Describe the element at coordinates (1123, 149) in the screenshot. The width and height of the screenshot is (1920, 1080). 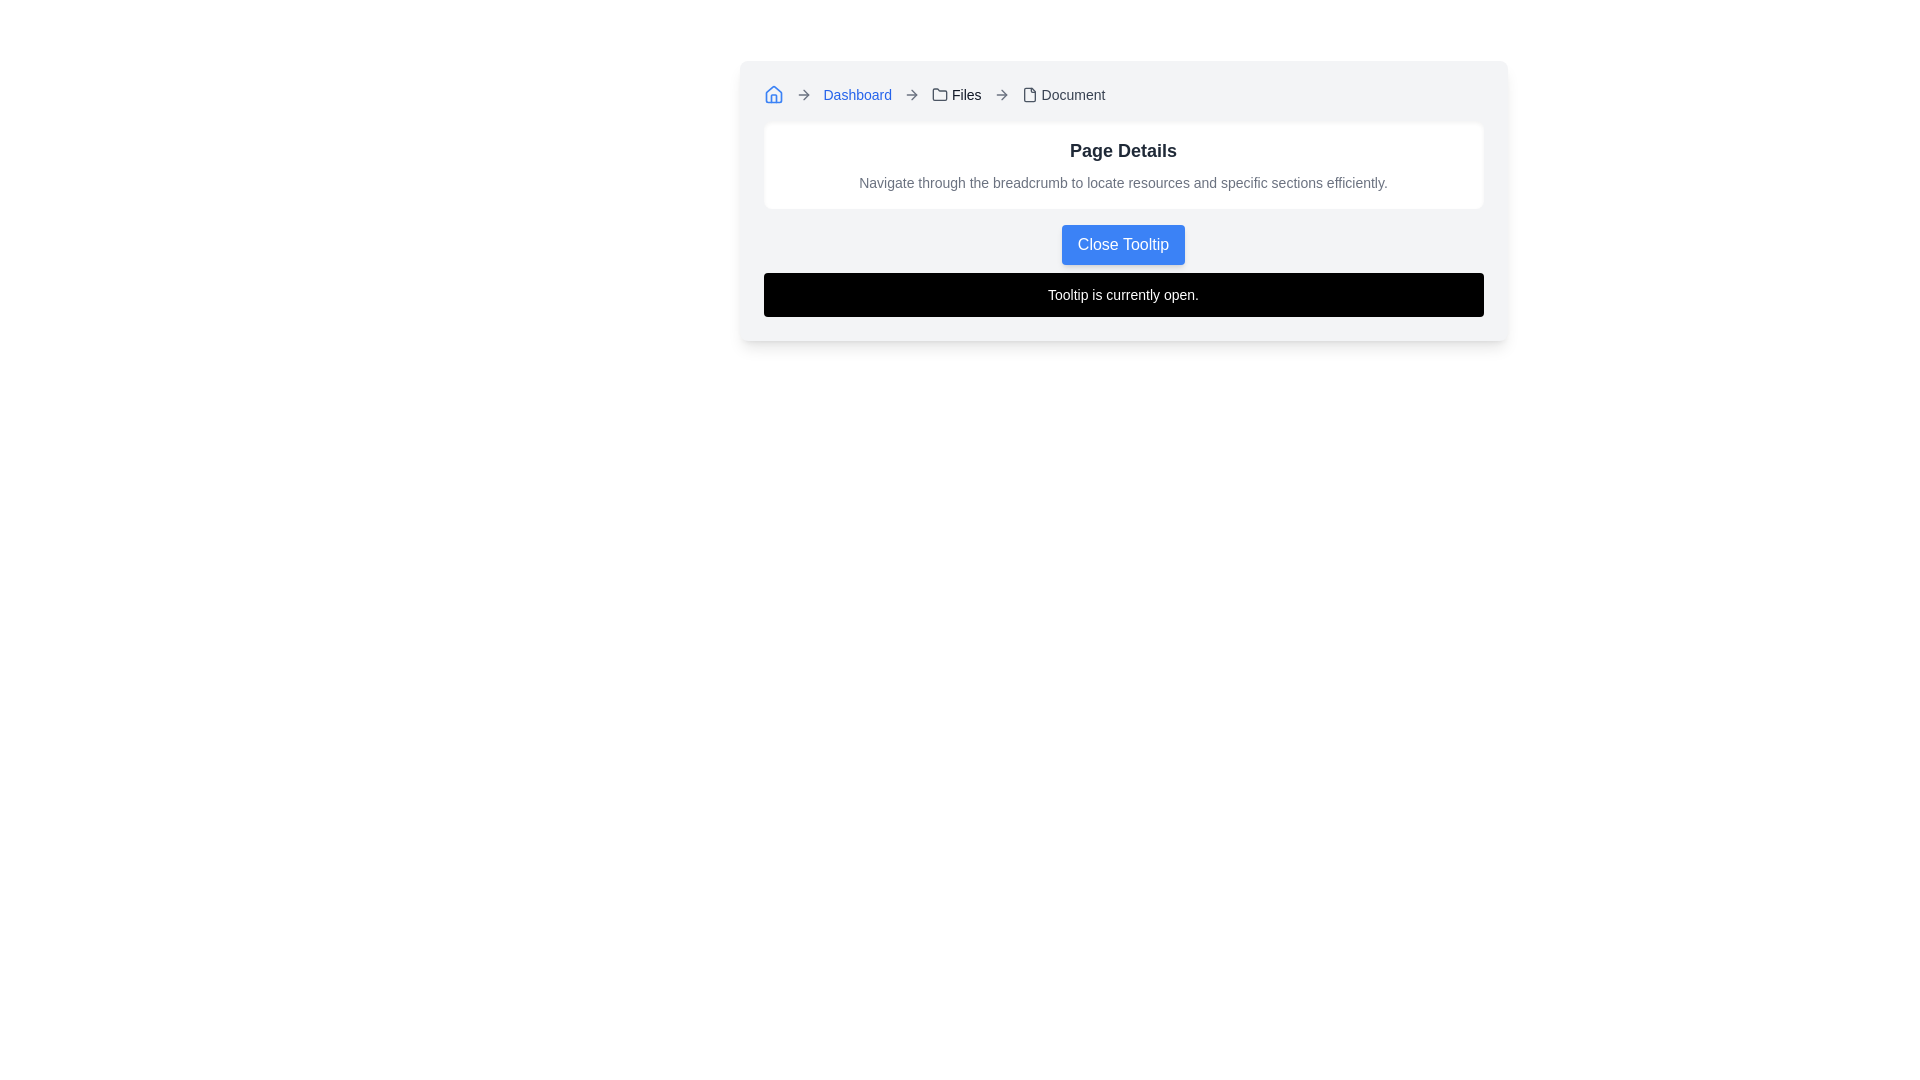
I see `the static text heading that reads 'Page Details', which is bold and large in dark gray, styled with a serif font, positioned as a header above subtext` at that location.